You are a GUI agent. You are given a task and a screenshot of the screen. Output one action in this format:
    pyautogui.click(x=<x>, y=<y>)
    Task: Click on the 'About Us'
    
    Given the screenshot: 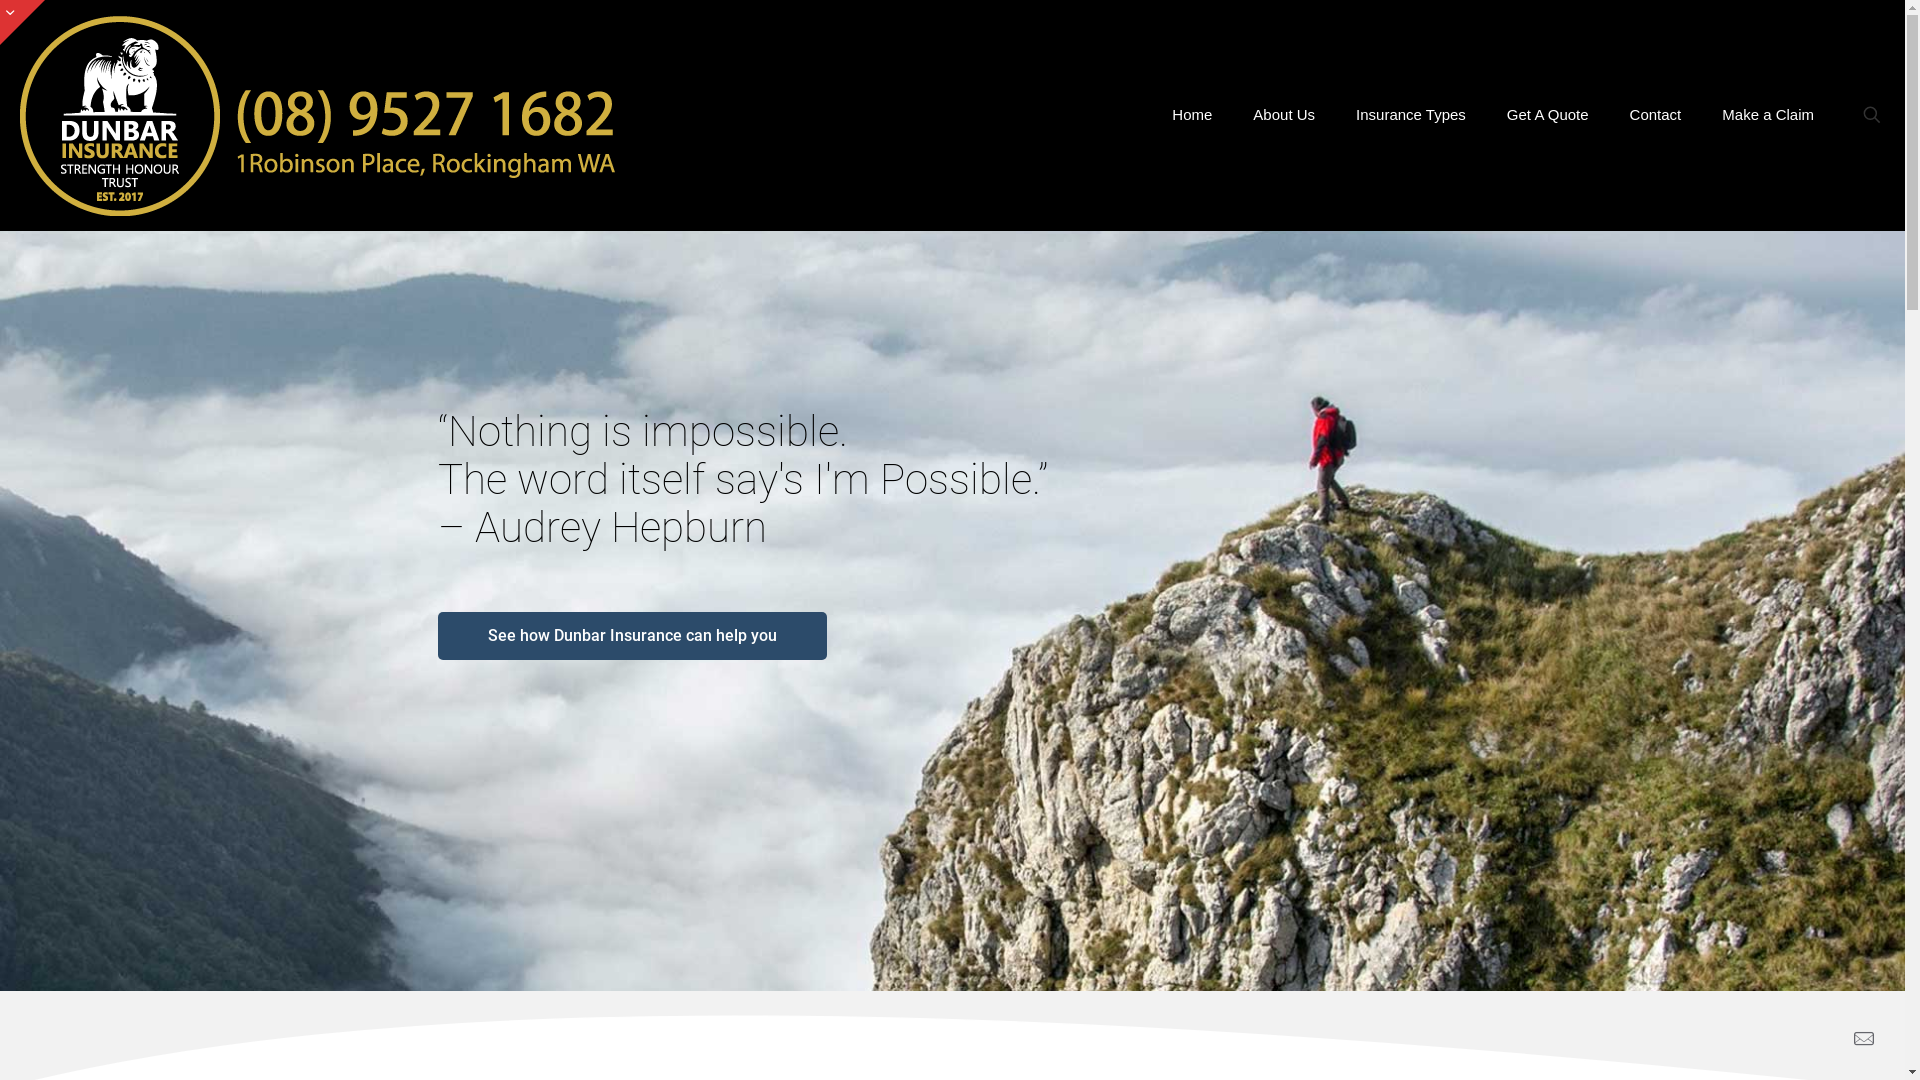 What is the action you would take?
    pyautogui.click(x=1284, y=115)
    